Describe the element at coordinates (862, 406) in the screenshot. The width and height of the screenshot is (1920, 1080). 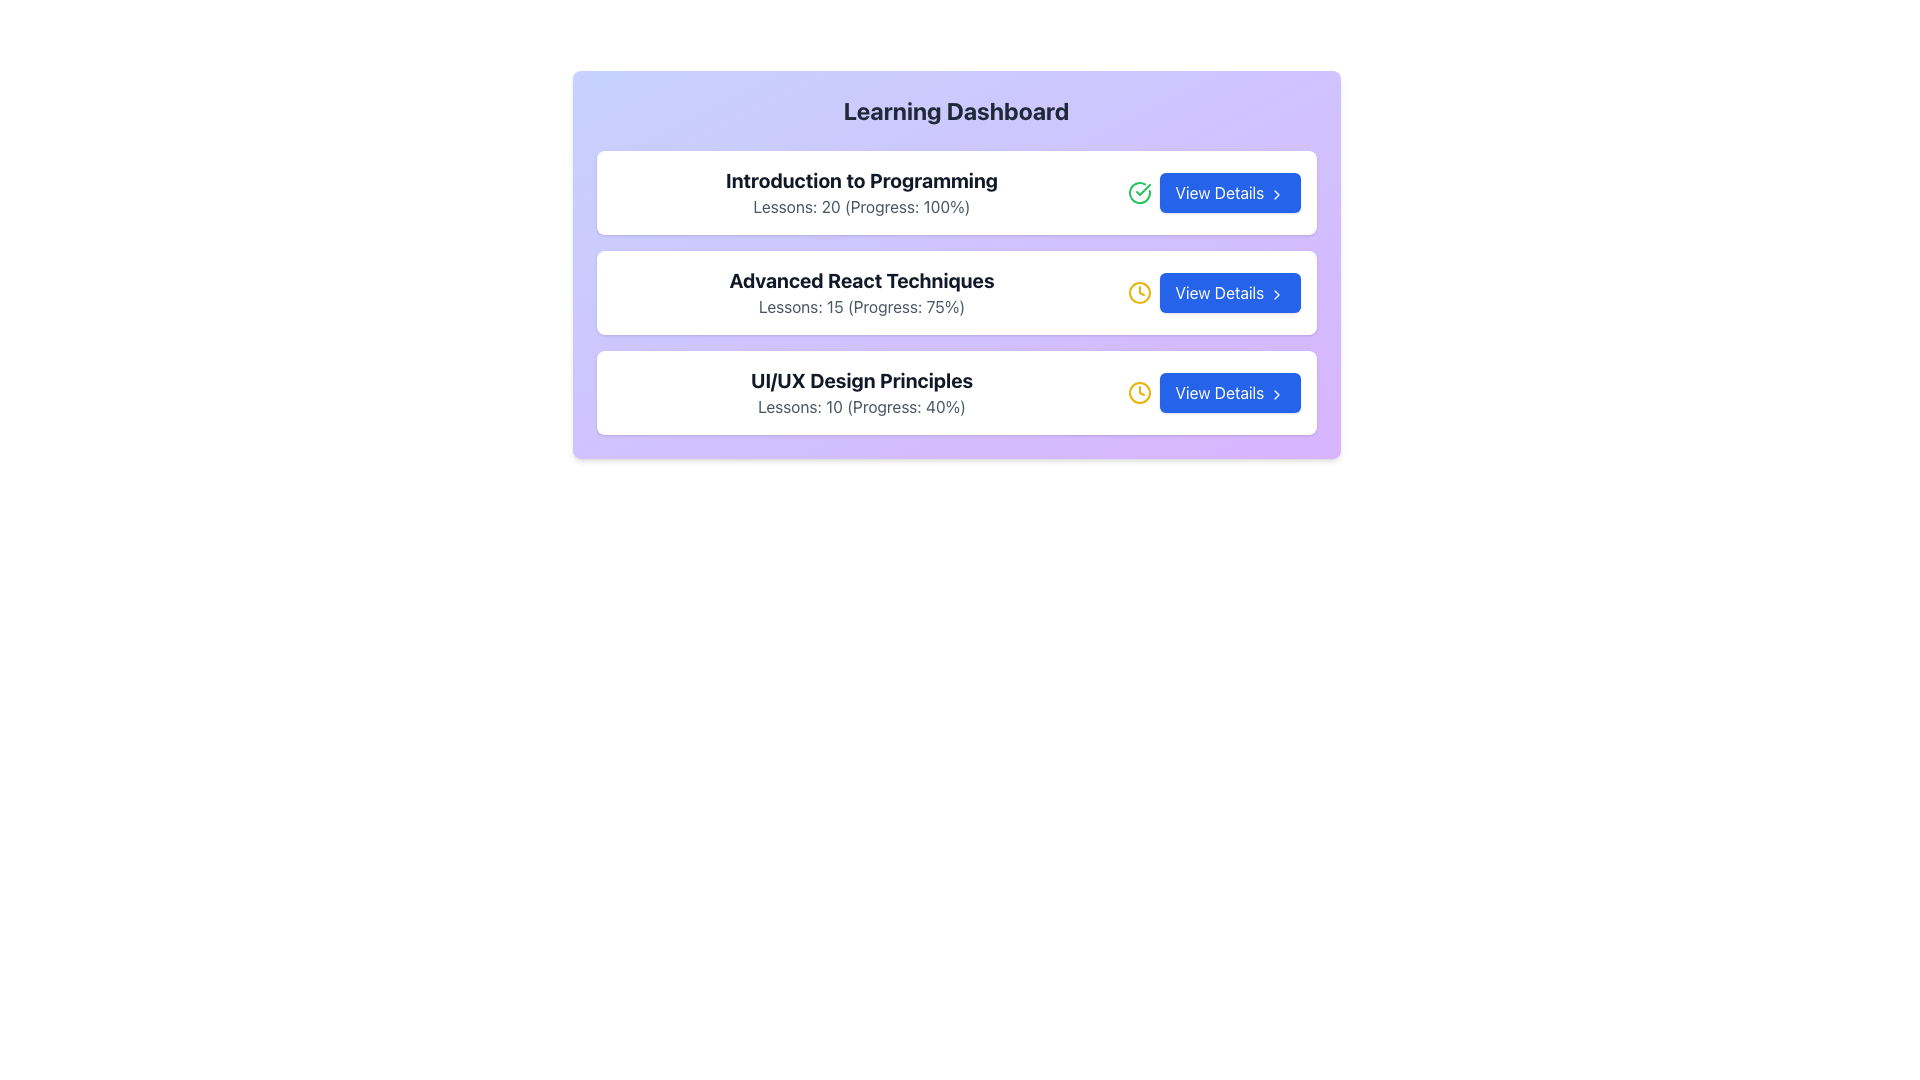
I see `the Text Label element displaying 'Lessons: 10 (Progress: 40%)' styled in gray, located below the title 'UI/UX Design Principles' in the third card of a vertical list` at that location.